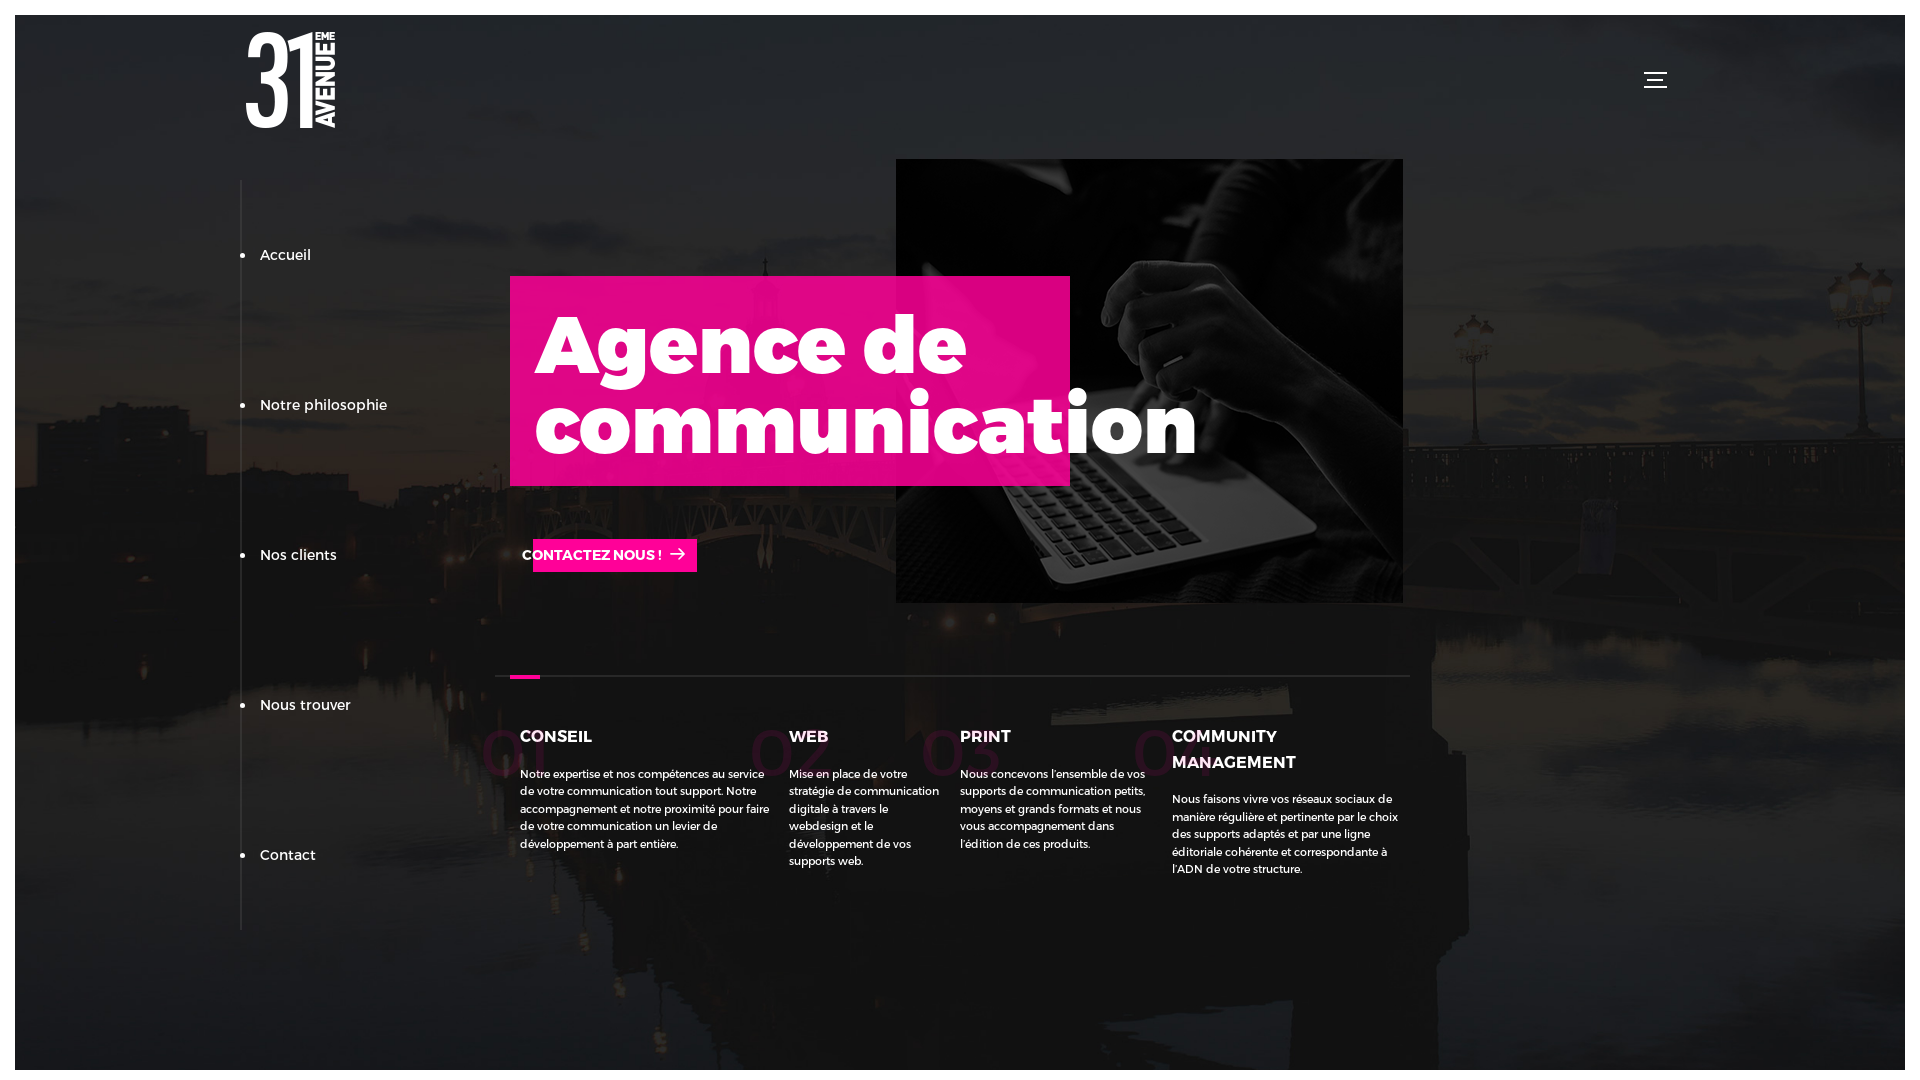 This screenshot has height=1080, width=1920. What do you see at coordinates (304, 703) in the screenshot?
I see `'Nous trouver'` at bounding box center [304, 703].